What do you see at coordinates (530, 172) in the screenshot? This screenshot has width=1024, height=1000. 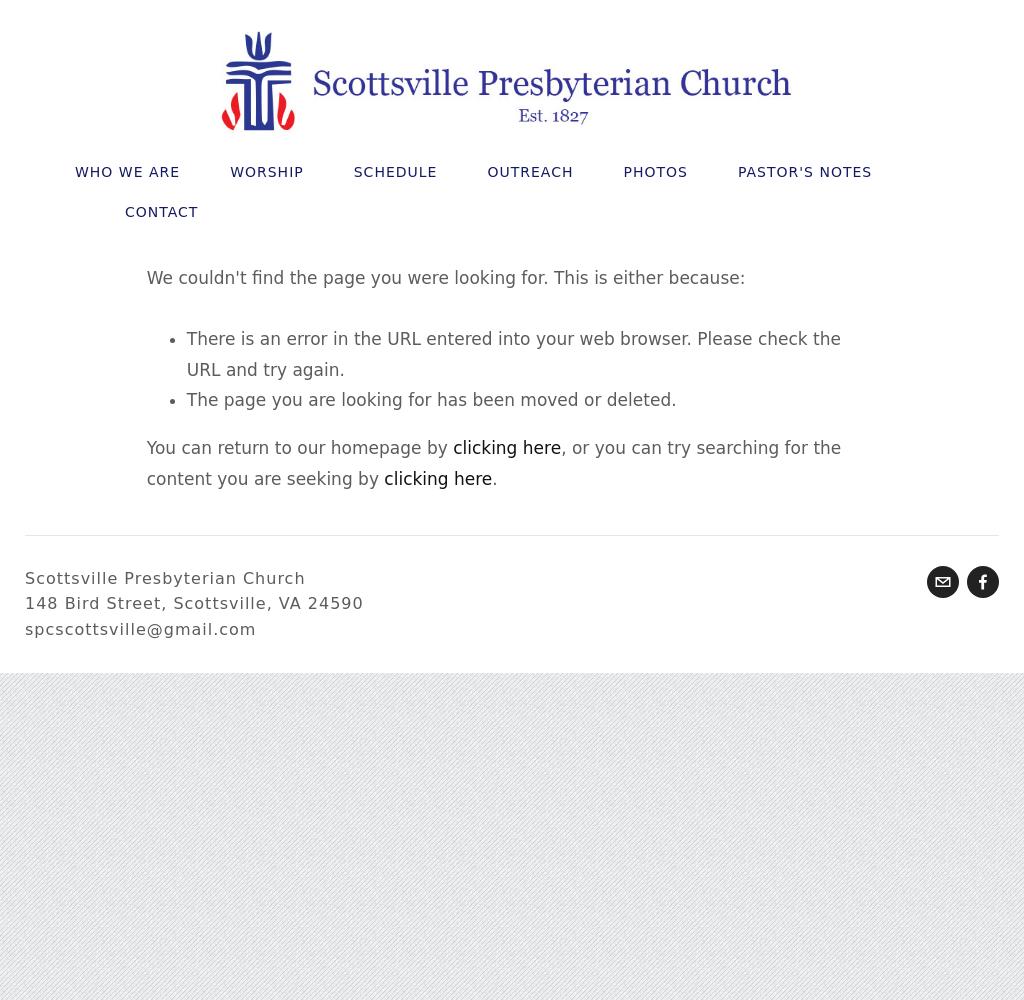 I see `'Outreach'` at bounding box center [530, 172].